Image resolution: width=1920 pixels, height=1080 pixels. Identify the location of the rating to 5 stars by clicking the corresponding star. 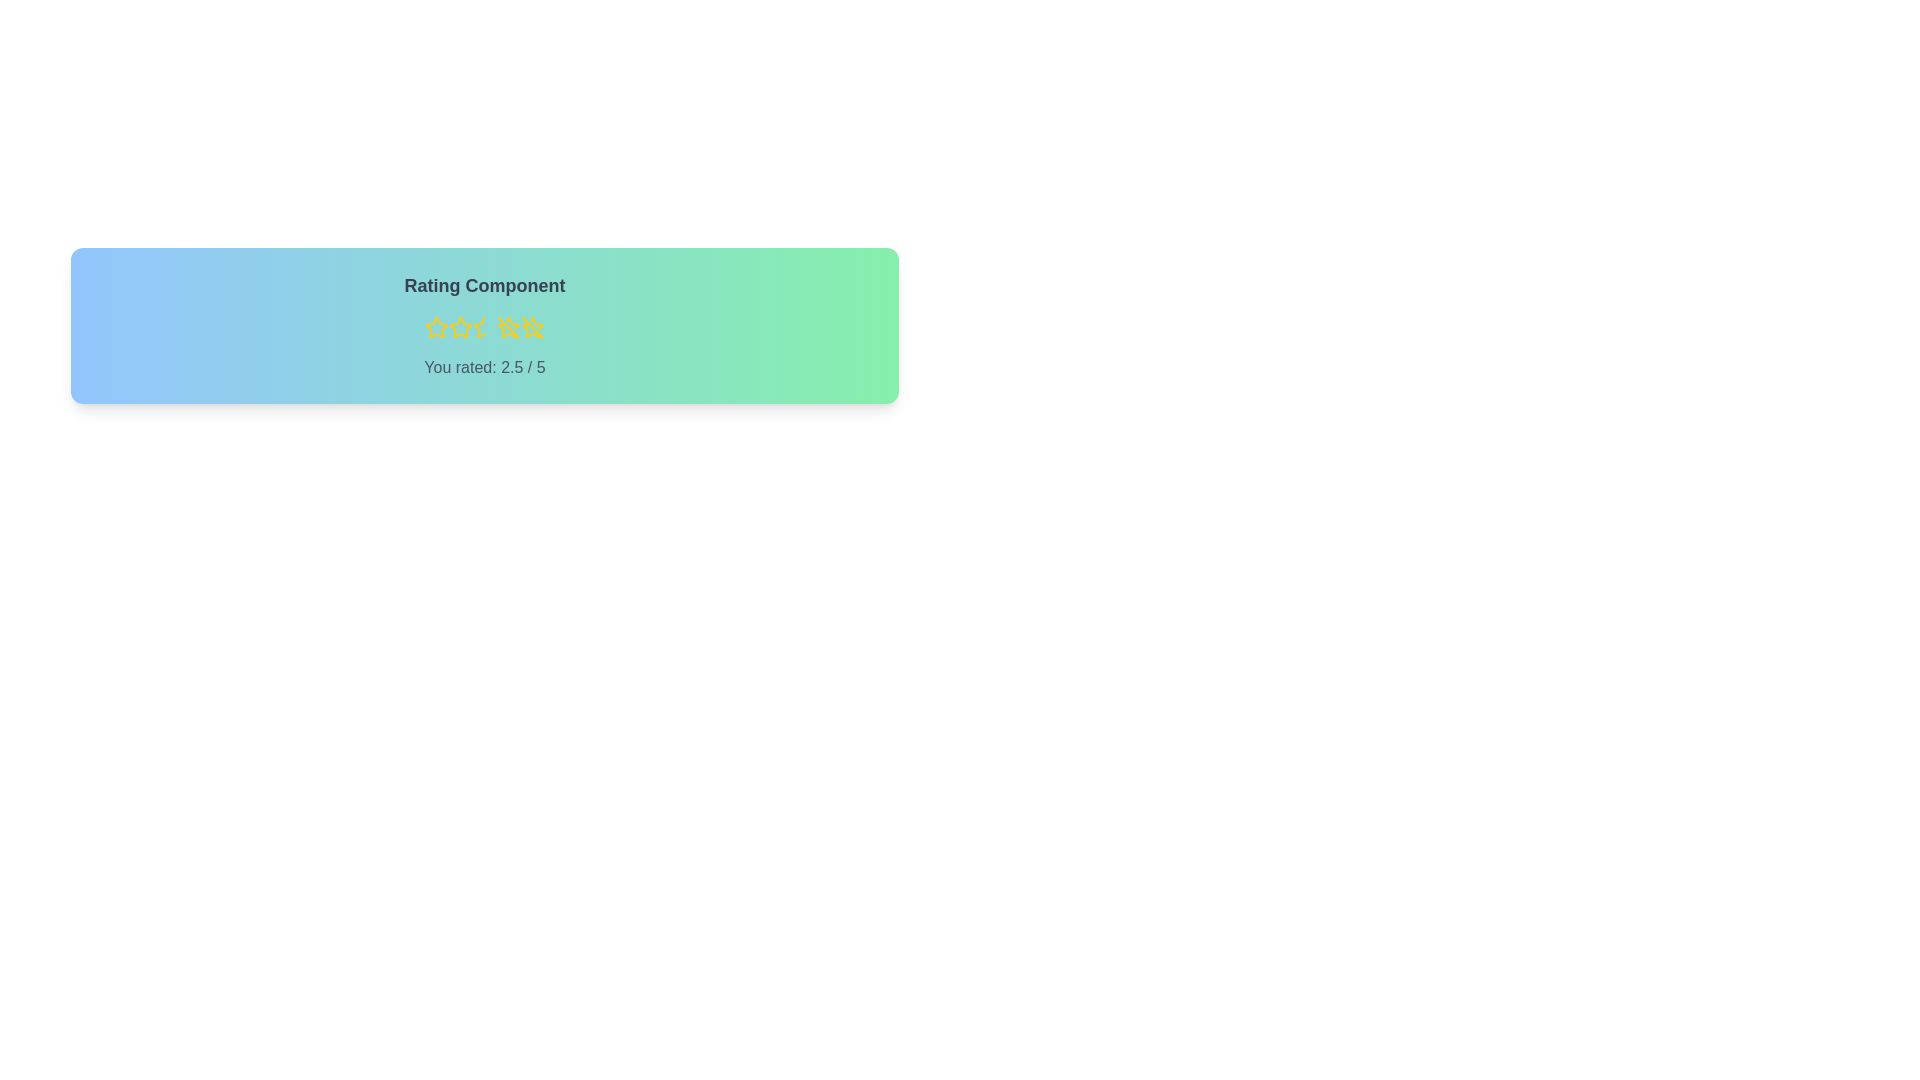
(532, 326).